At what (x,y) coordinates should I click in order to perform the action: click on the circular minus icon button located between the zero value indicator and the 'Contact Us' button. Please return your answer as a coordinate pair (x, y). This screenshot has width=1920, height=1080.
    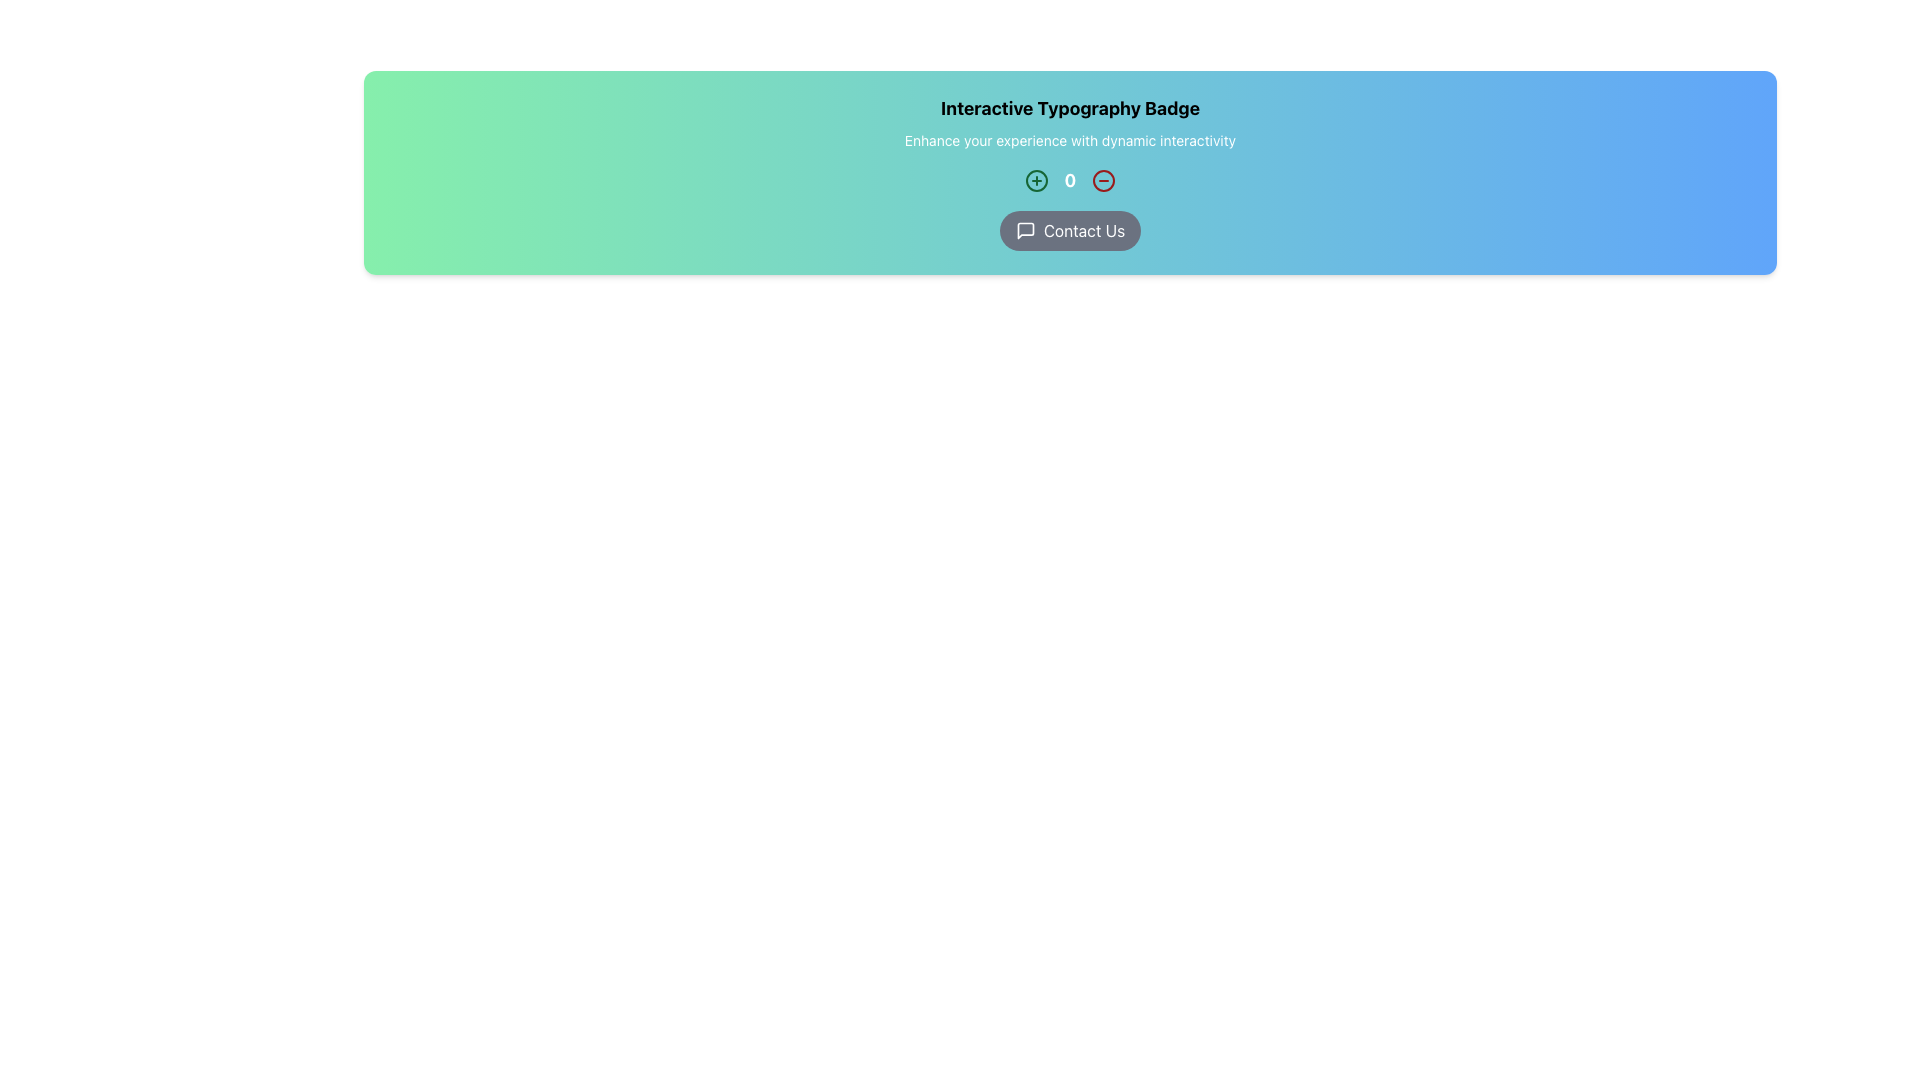
    Looking at the image, I should click on (1103, 181).